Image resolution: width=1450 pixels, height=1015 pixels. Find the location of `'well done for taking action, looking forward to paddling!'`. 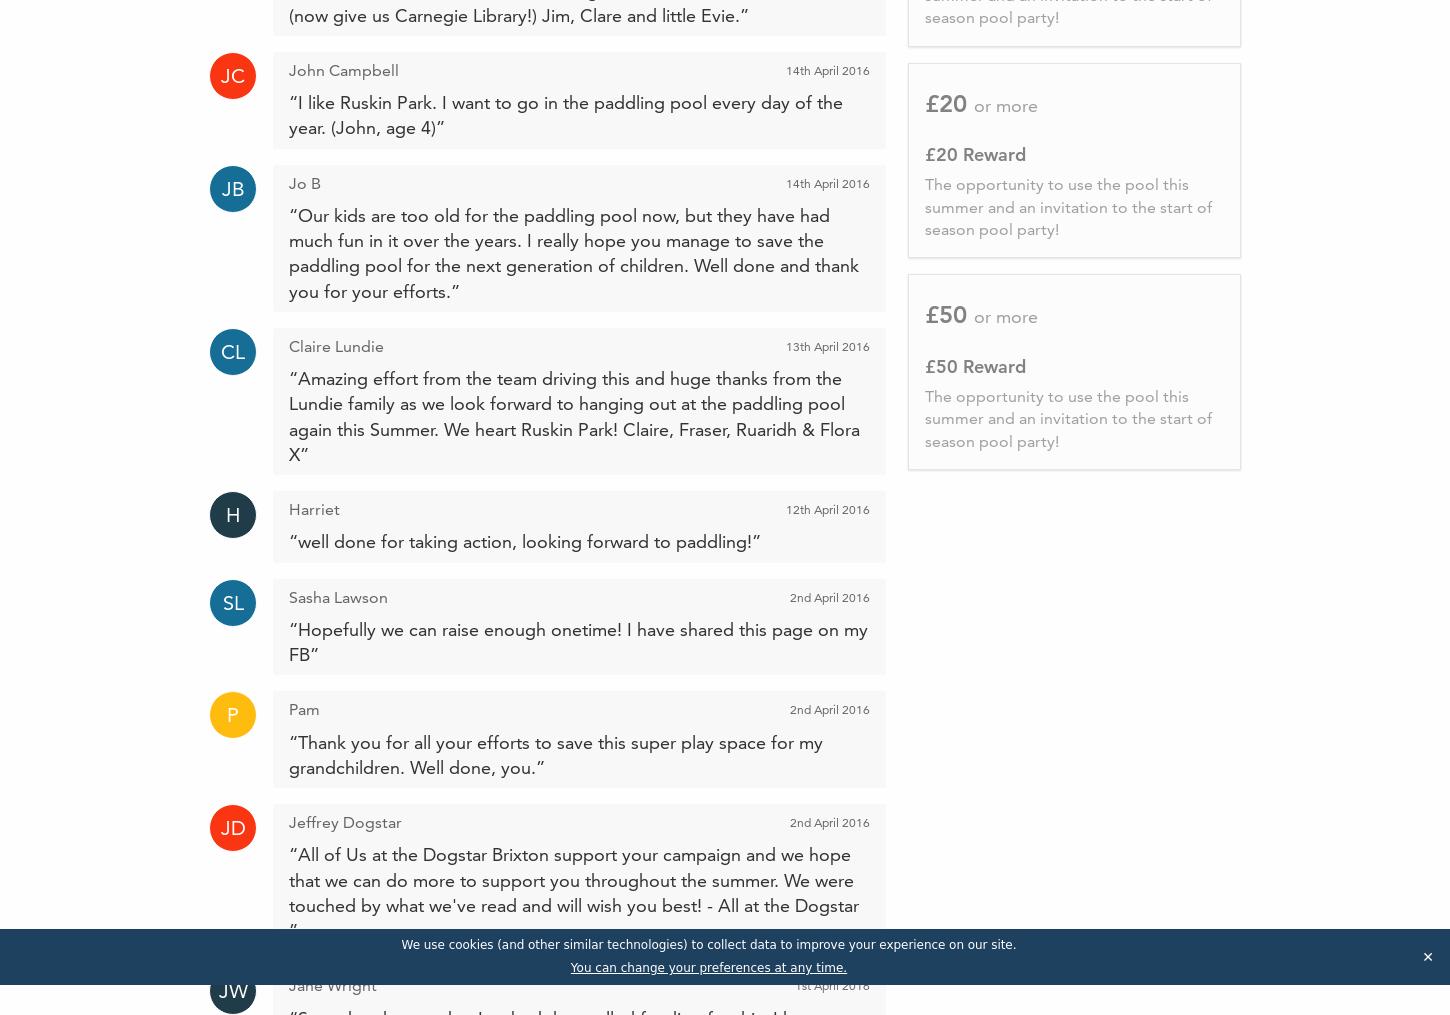

'well done for taking action, looking forward to paddling!' is located at coordinates (525, 541).